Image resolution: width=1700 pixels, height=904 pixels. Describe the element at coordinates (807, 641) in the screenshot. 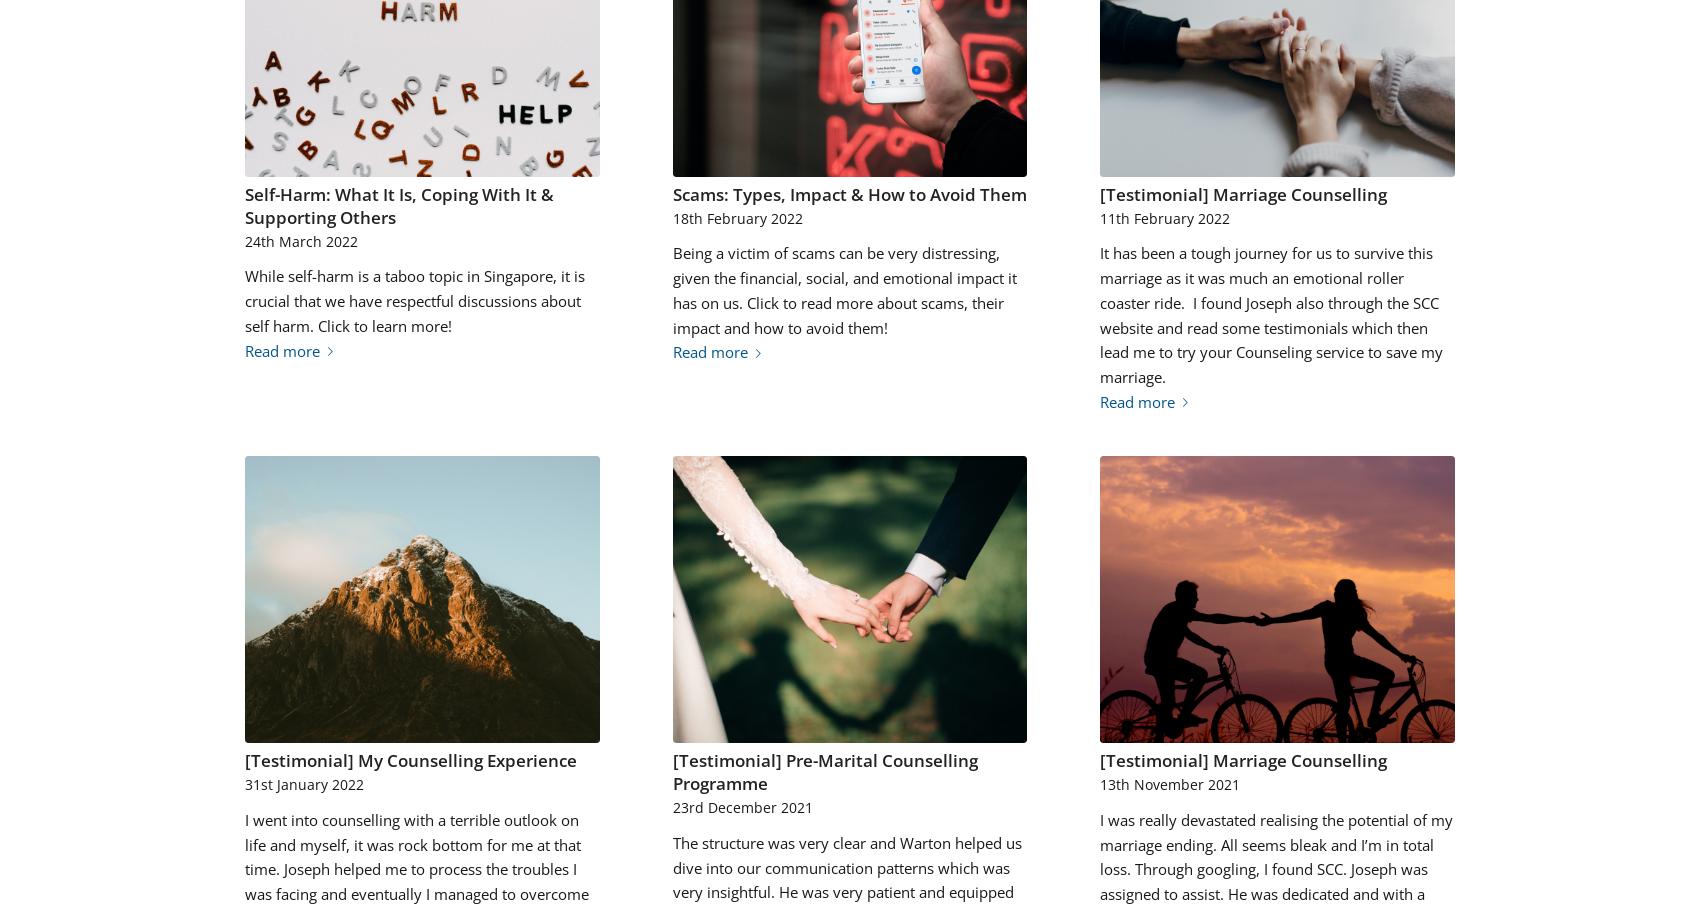

I see `'2021-12-23 15:14:38'` at that location.